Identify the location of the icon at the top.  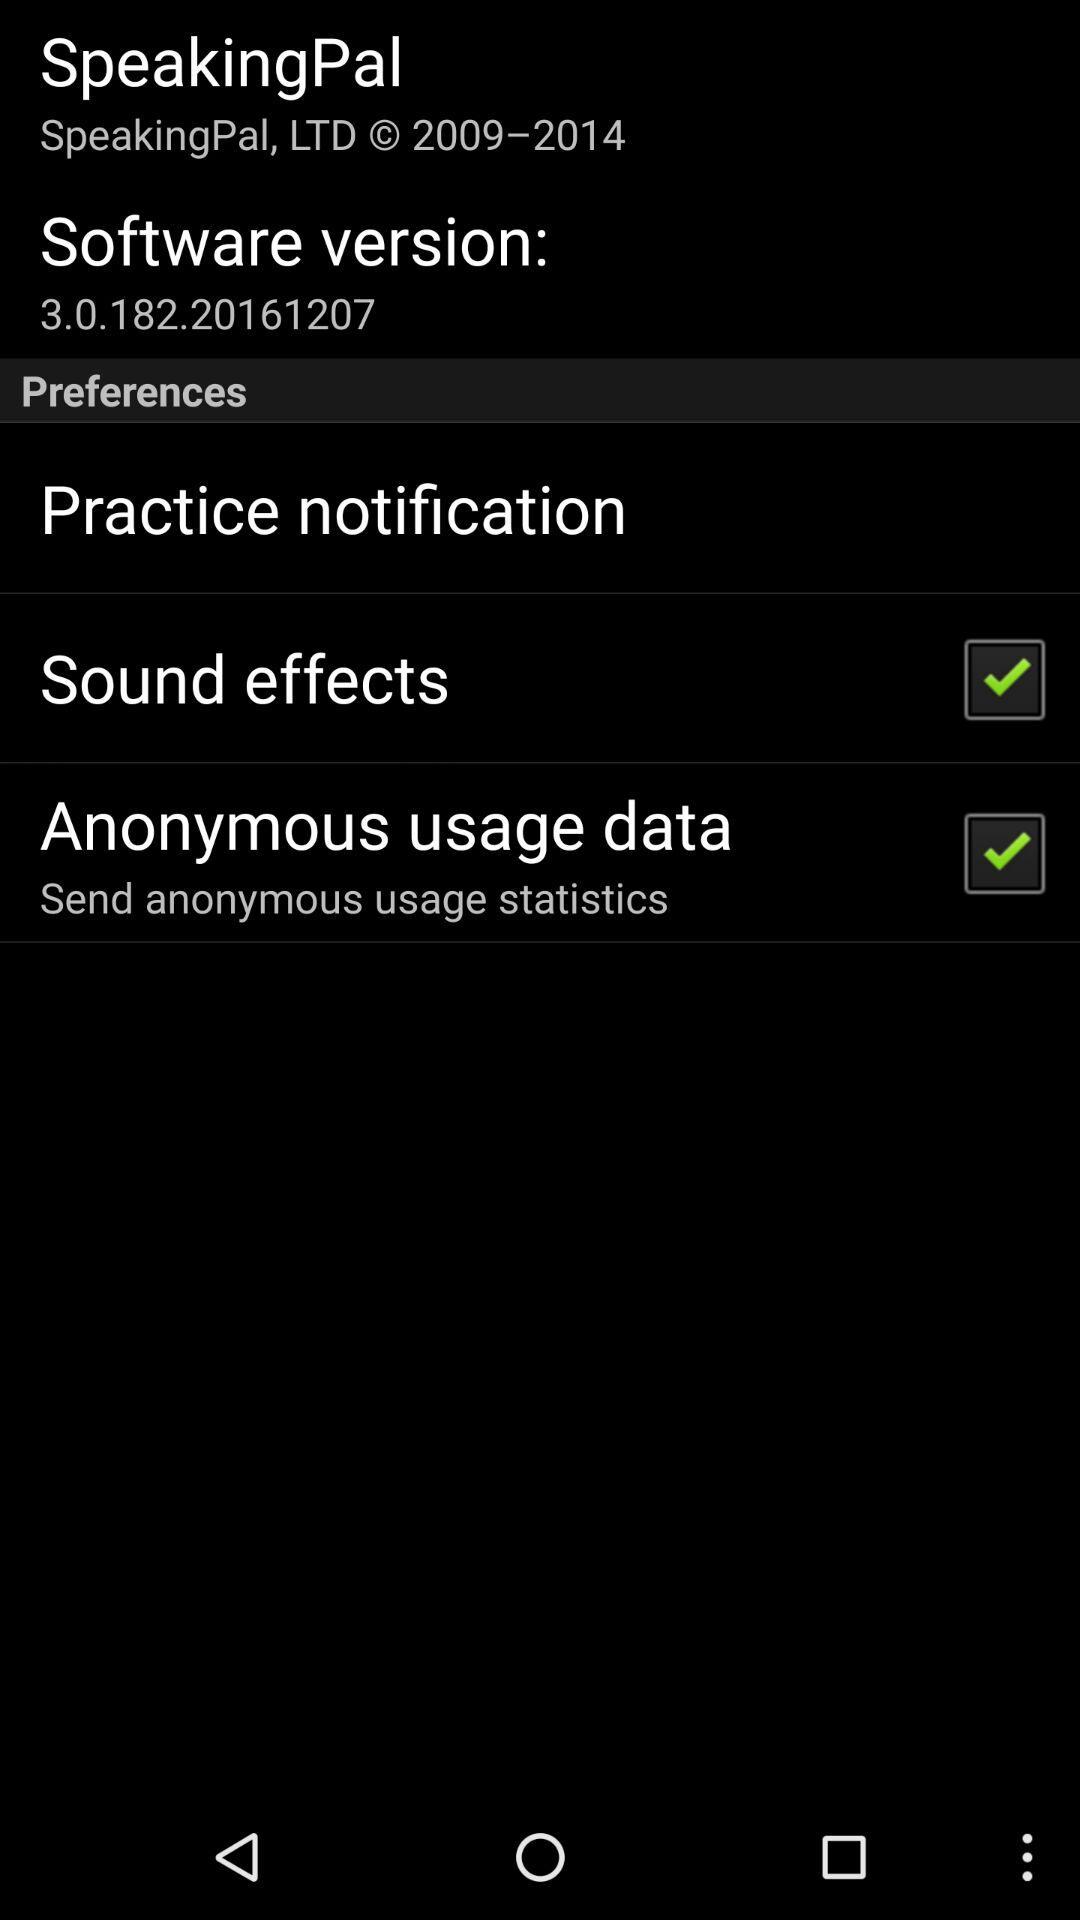
(540, 390).